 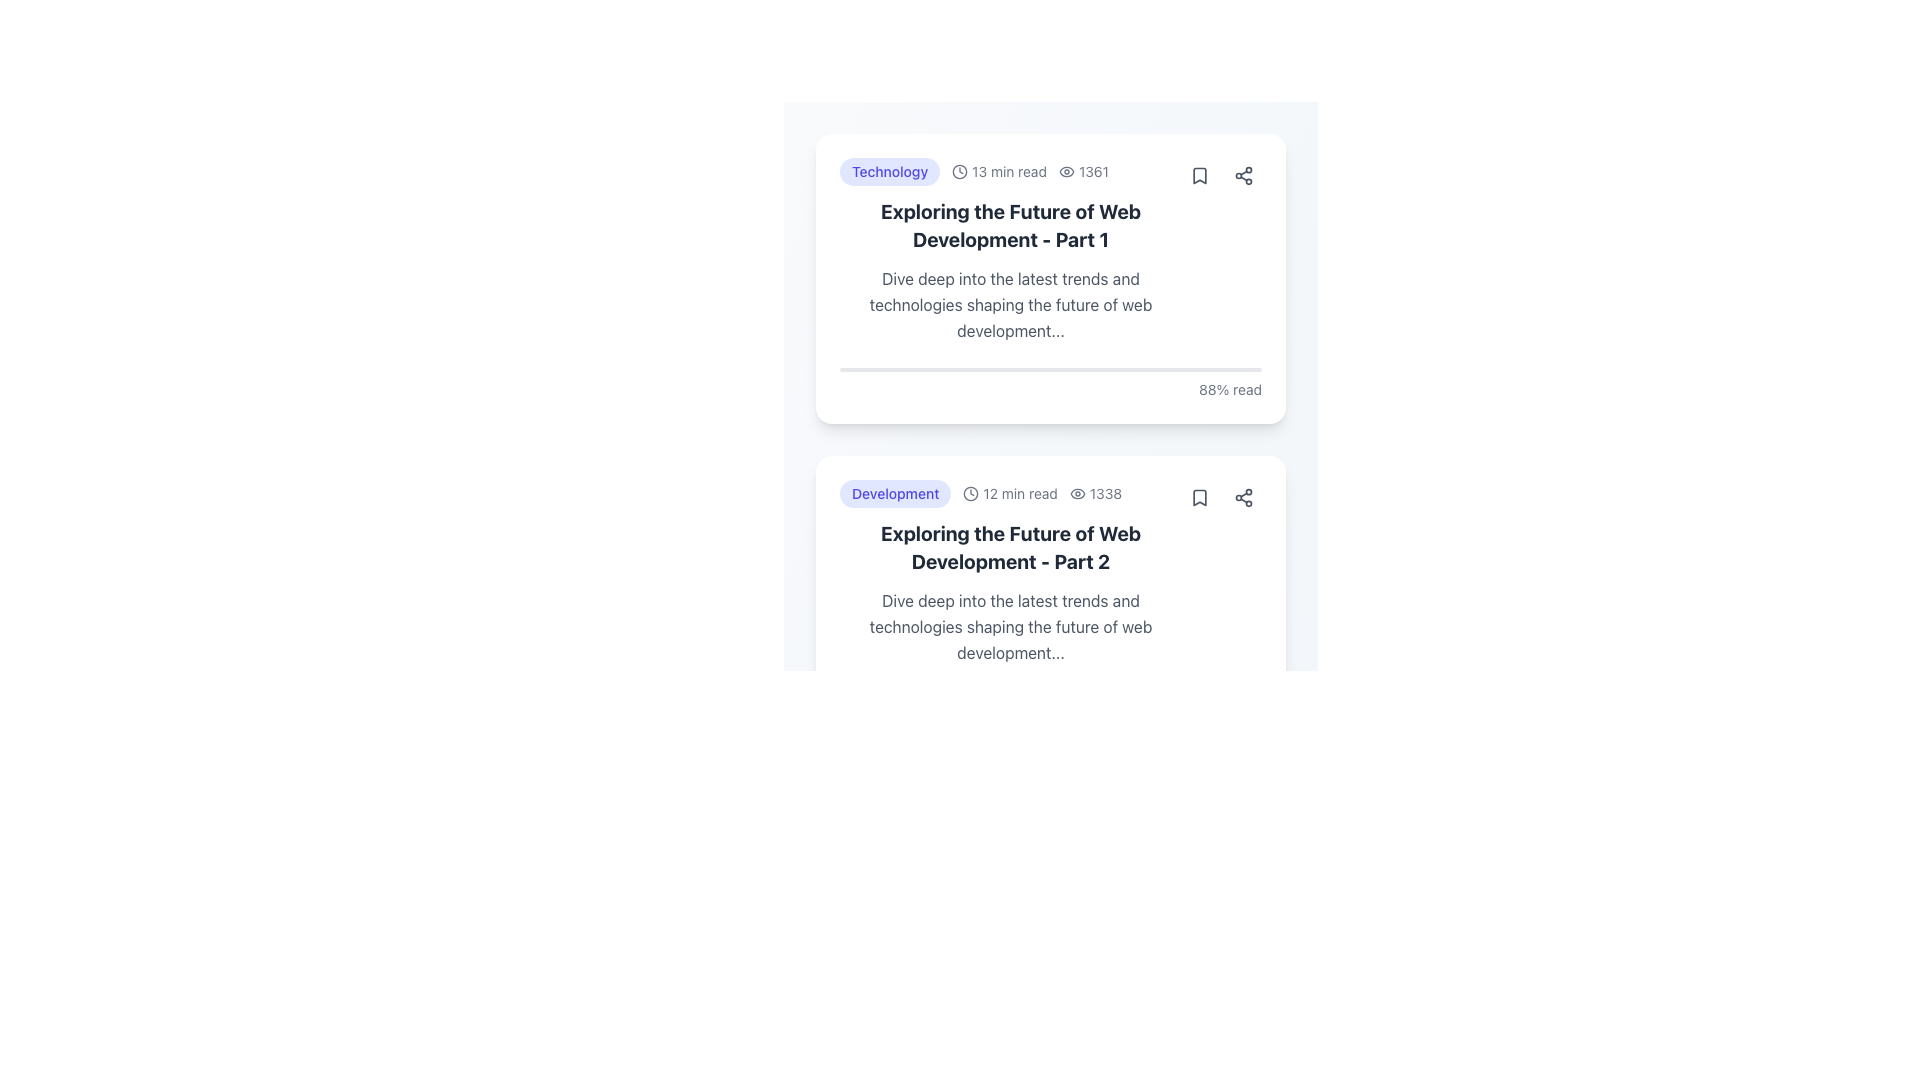 What do you see at coordinates (1011, 573) in the screenshot?
I see `the second card in the vertically stacked list` at bounding box center [1011, 573].